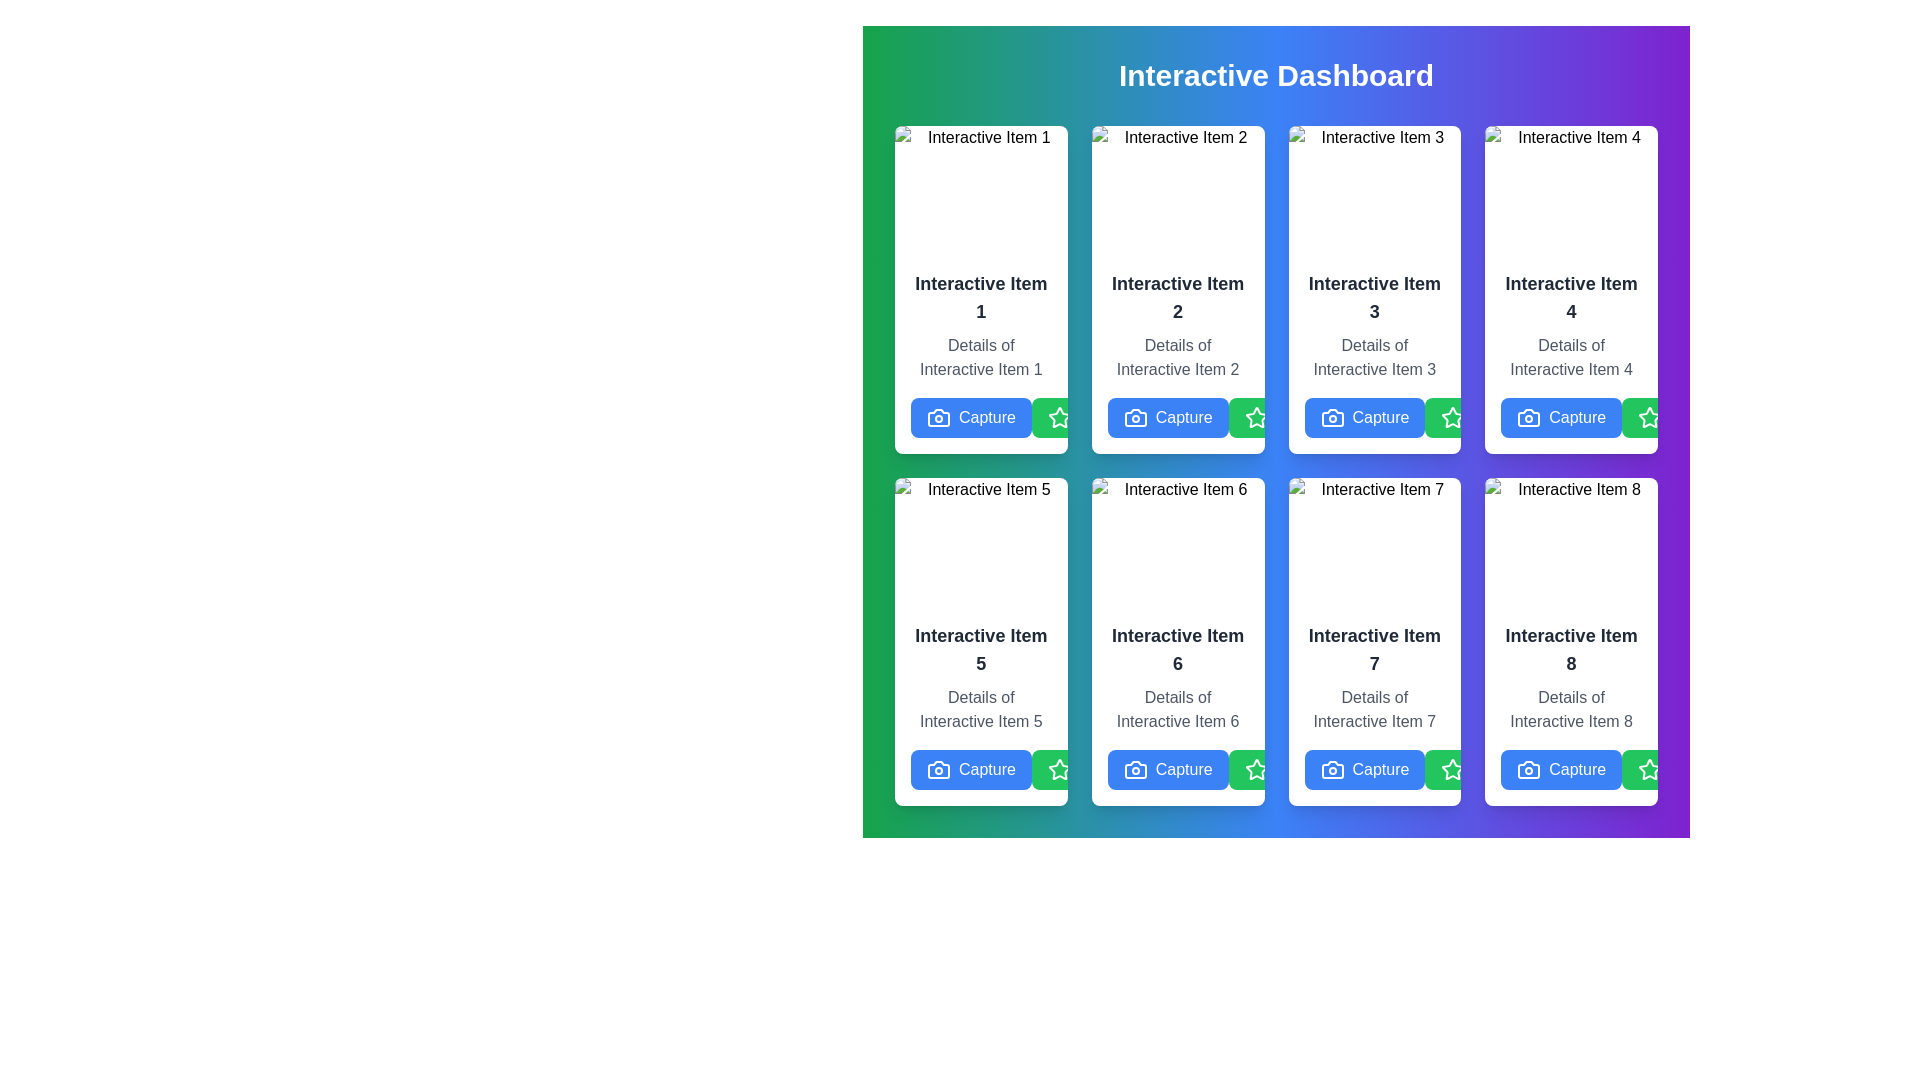 This screenshot has width=1920, height=1080. What do you see at coordinates (1135, 769) in the screenshot?
I see `the camera icon representing the 'Capture' functionality, located to the left of the 'Capture' button in 'Interactive Item 6' within the grid` at bounding box center [1135, 769].